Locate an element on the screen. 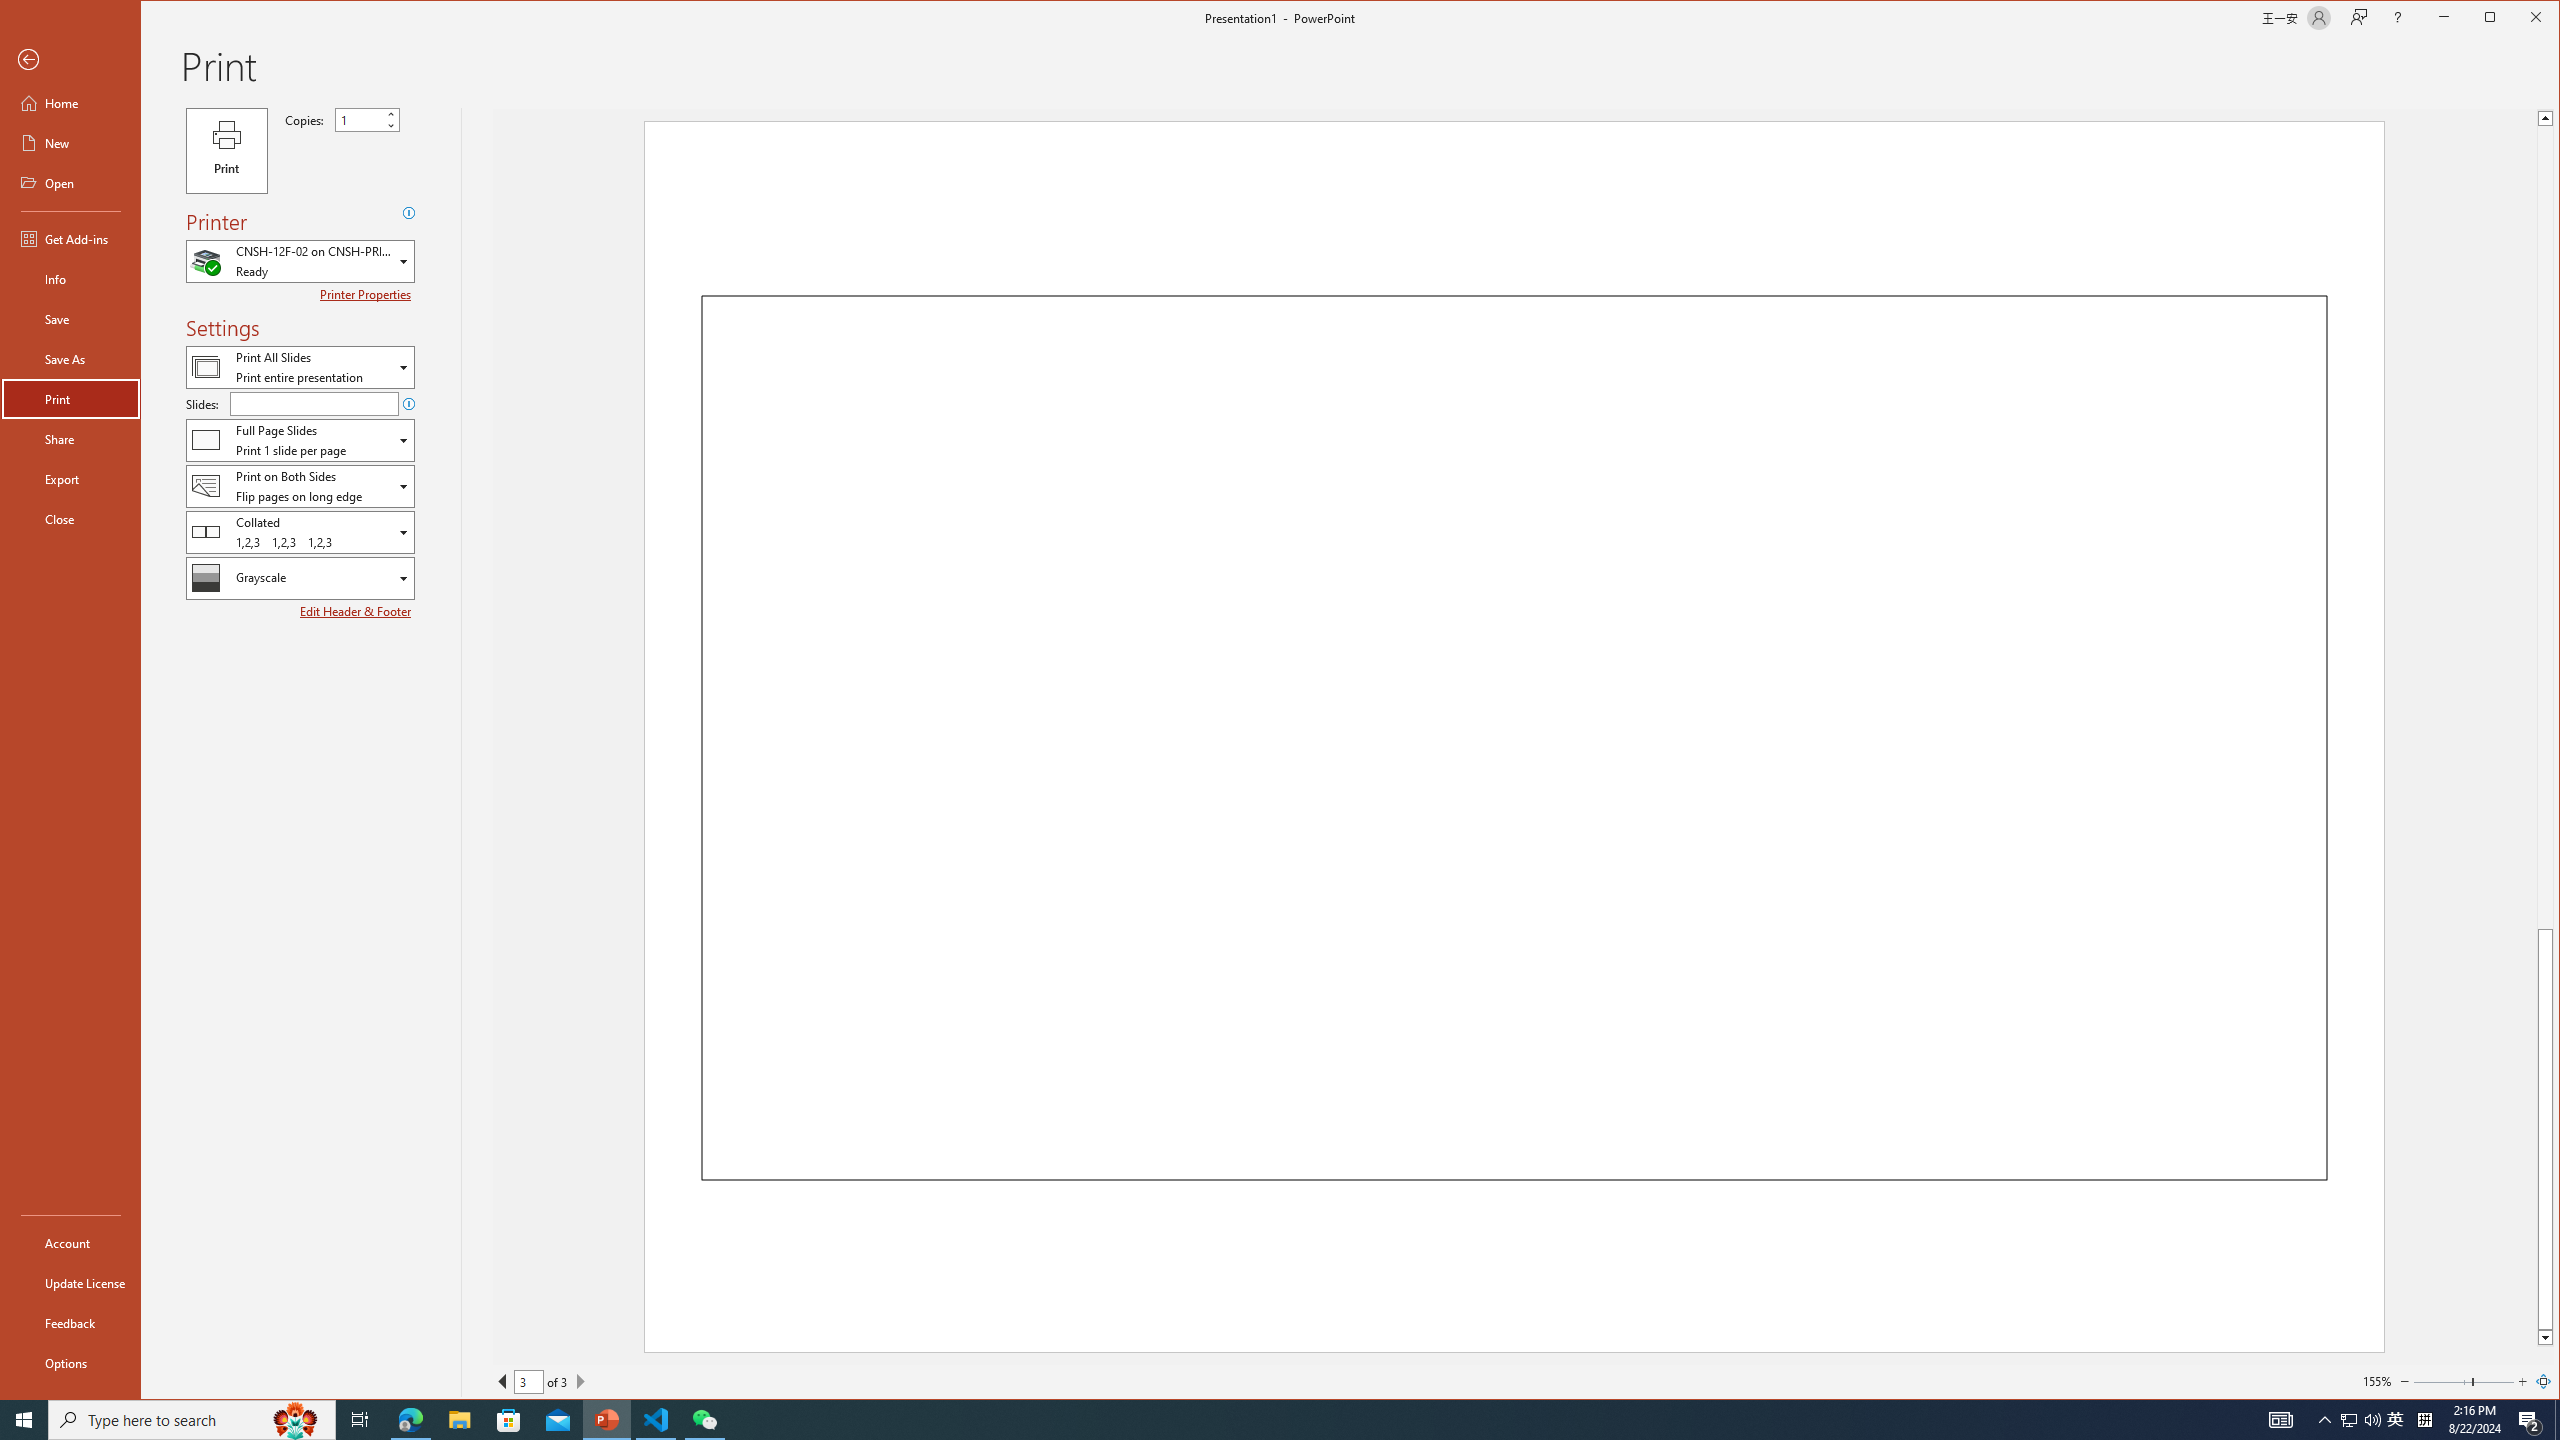 The image size is (2560, 1440). 'Account' is located at coordinates (69, 1241).